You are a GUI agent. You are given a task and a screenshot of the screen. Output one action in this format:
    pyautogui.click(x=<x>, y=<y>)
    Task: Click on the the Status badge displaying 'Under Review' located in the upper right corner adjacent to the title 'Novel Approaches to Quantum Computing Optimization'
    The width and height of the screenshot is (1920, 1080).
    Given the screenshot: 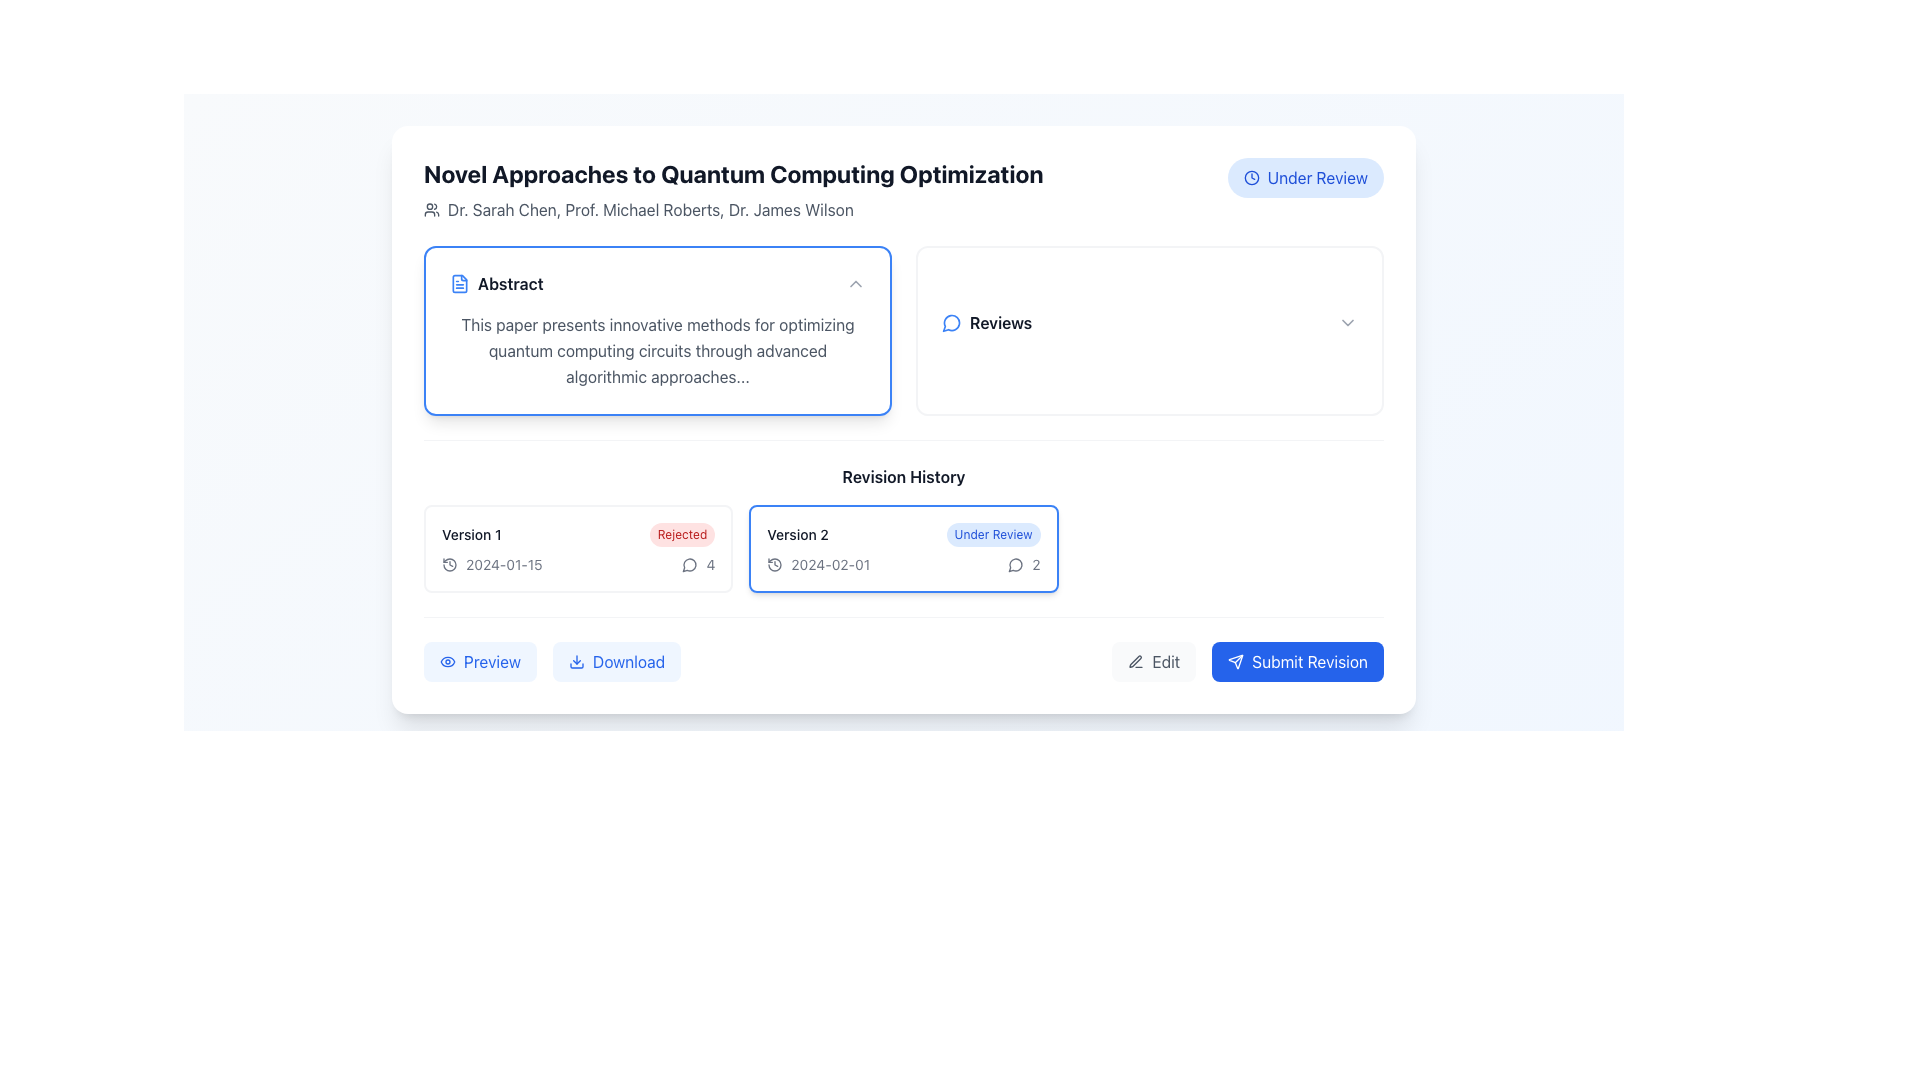 What is the action you would take?
    pyautogui.click(x=1305, y=176)
    